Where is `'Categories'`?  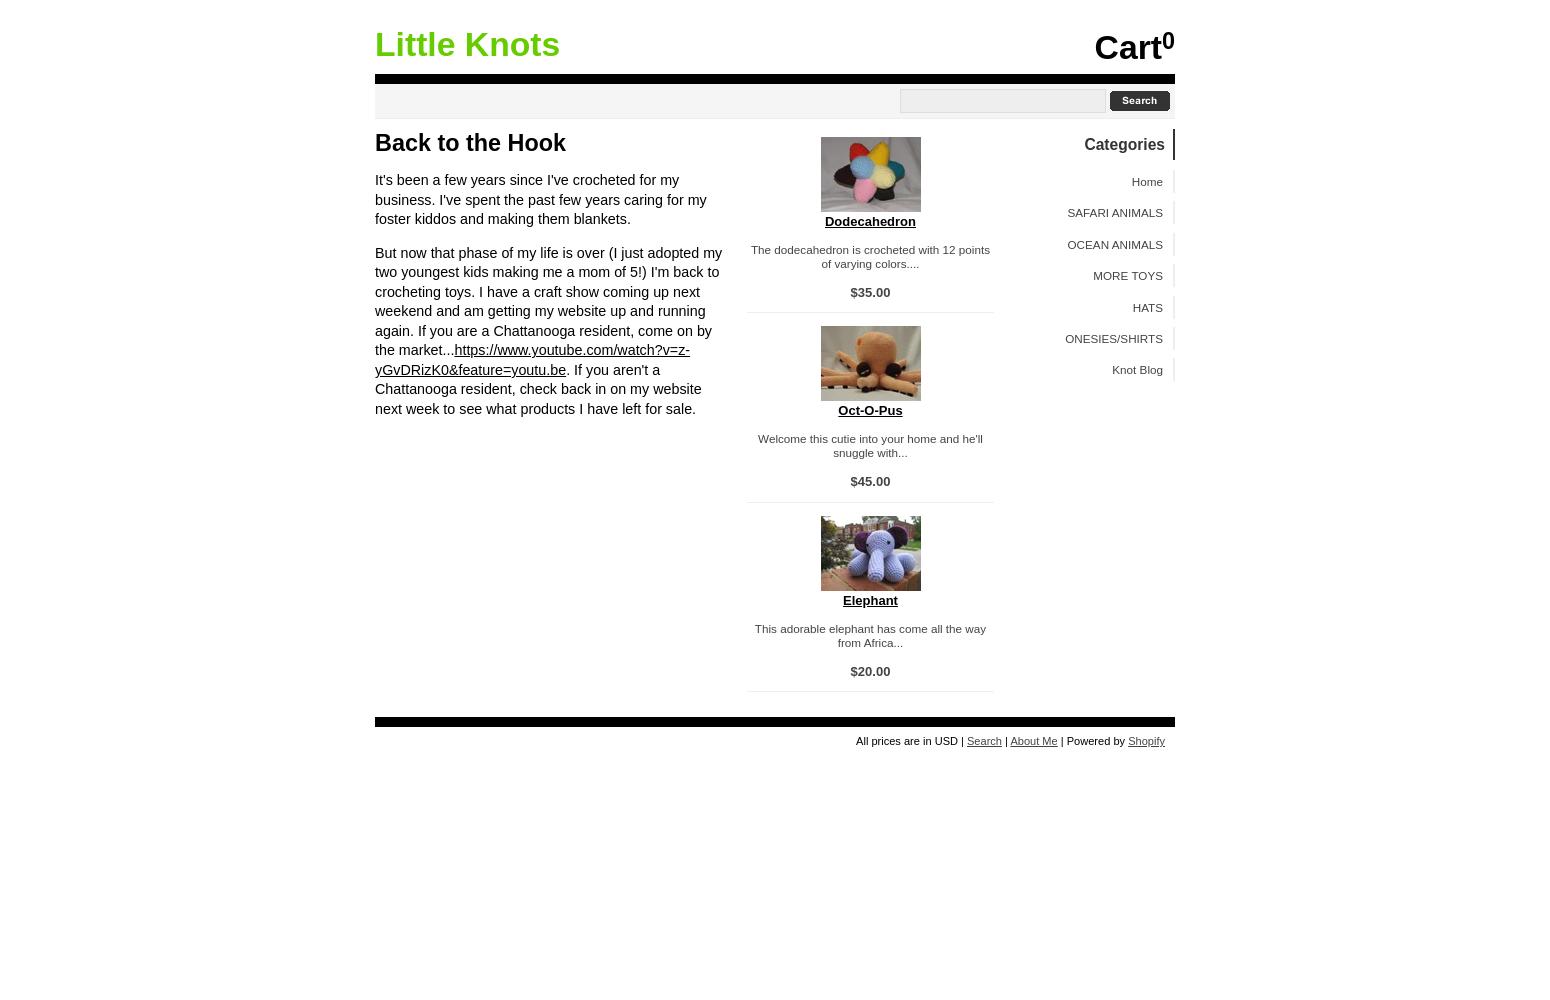
'Categories' is located at coordinates (1123, 143).